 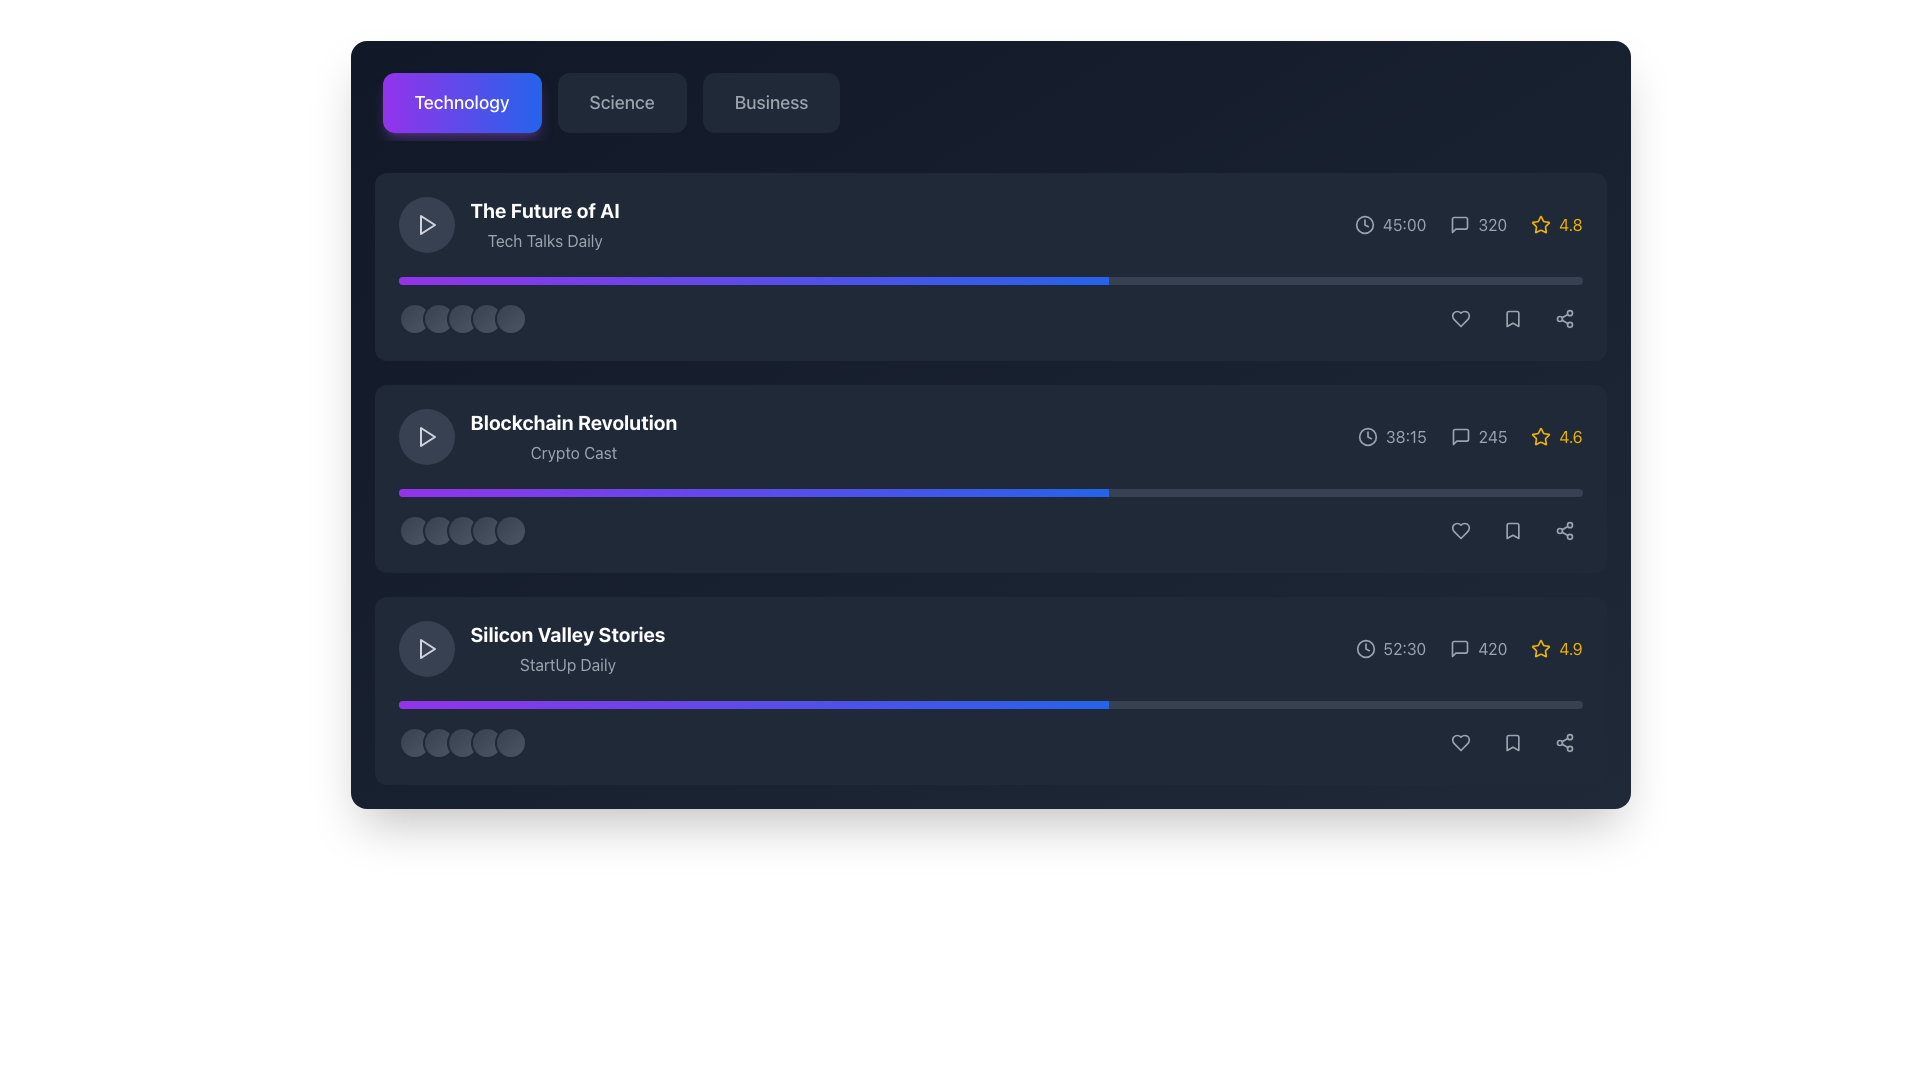 I want to click on text element styled in bold white font that reads 'Silicon Valley Stories', positioned above 'StartUp Daily' in the list item near the bottom of the displayed content, so click(x=566, y=635).